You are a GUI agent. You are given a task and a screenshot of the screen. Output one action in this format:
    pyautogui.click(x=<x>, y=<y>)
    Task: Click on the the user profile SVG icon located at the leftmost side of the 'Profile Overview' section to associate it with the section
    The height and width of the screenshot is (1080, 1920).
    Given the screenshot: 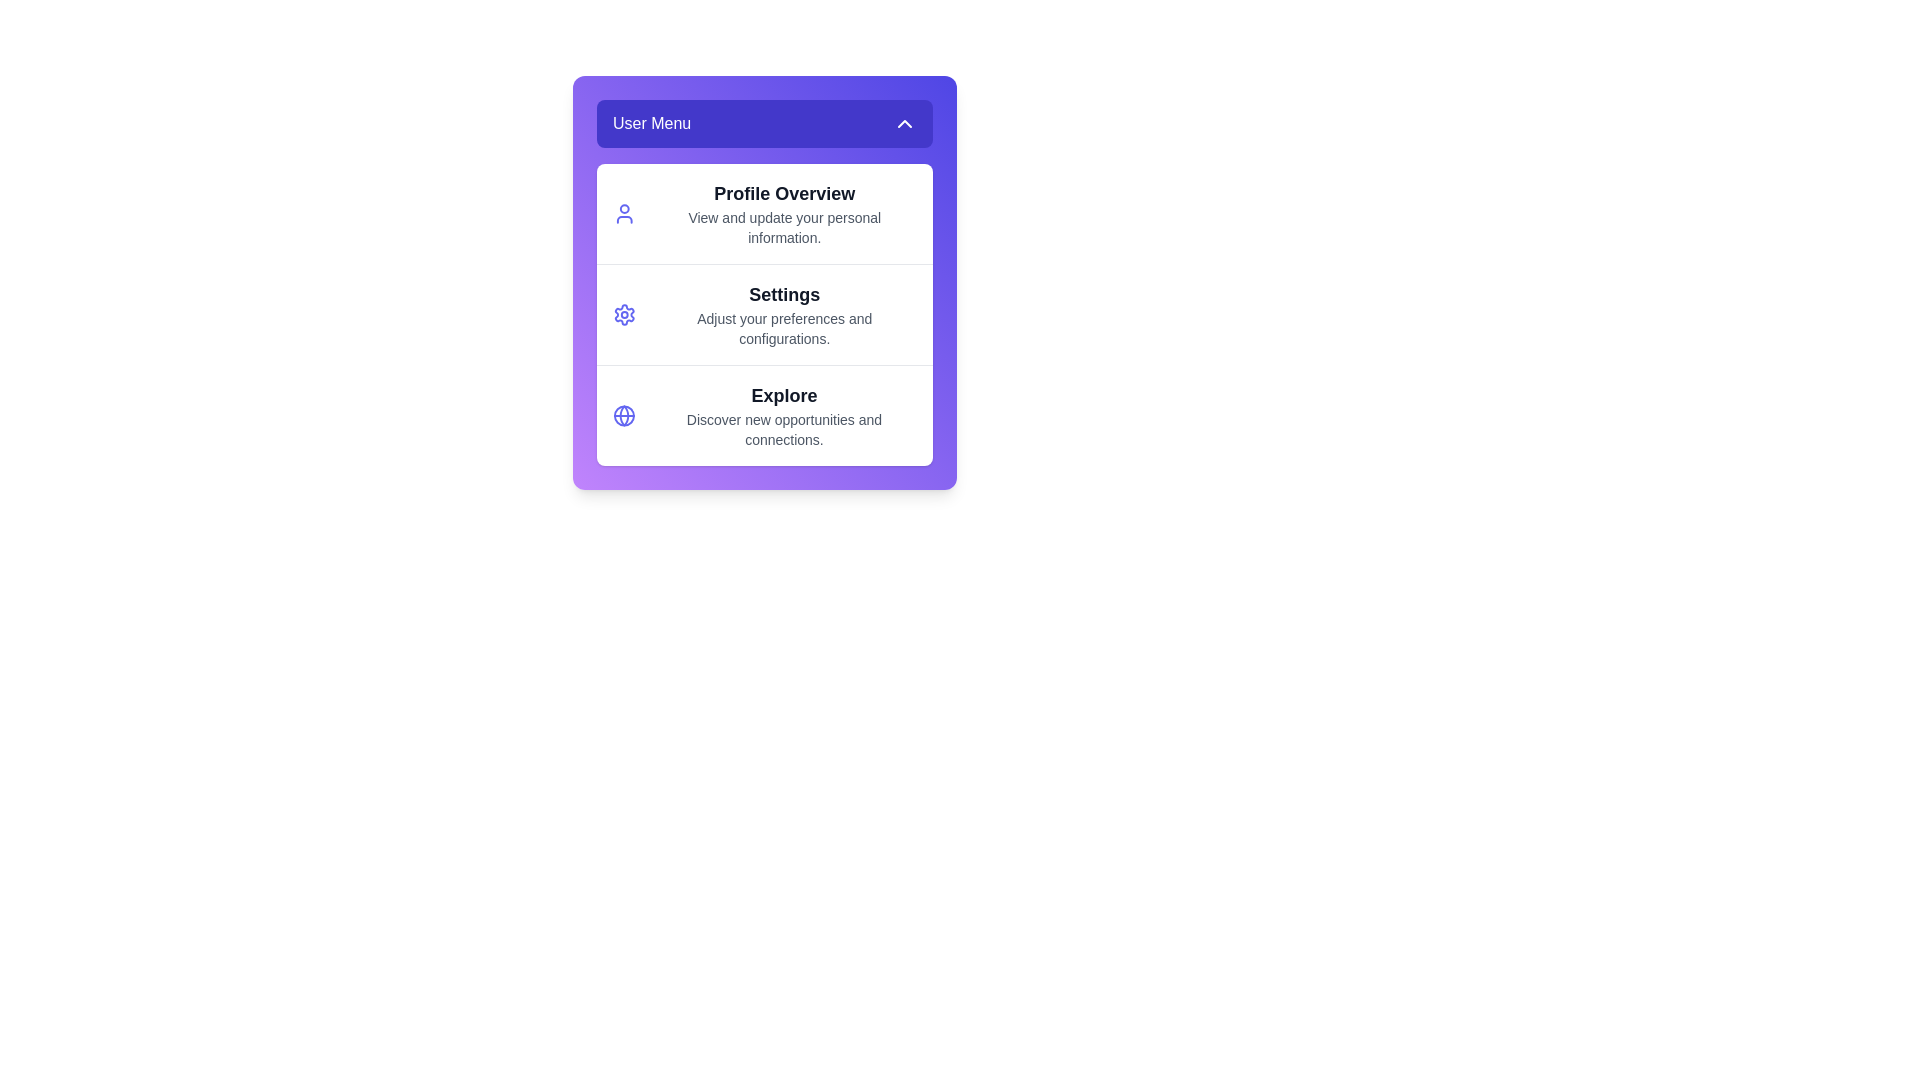 What is the action you would take?
    pyautogui.click(x=623, y=213)
    